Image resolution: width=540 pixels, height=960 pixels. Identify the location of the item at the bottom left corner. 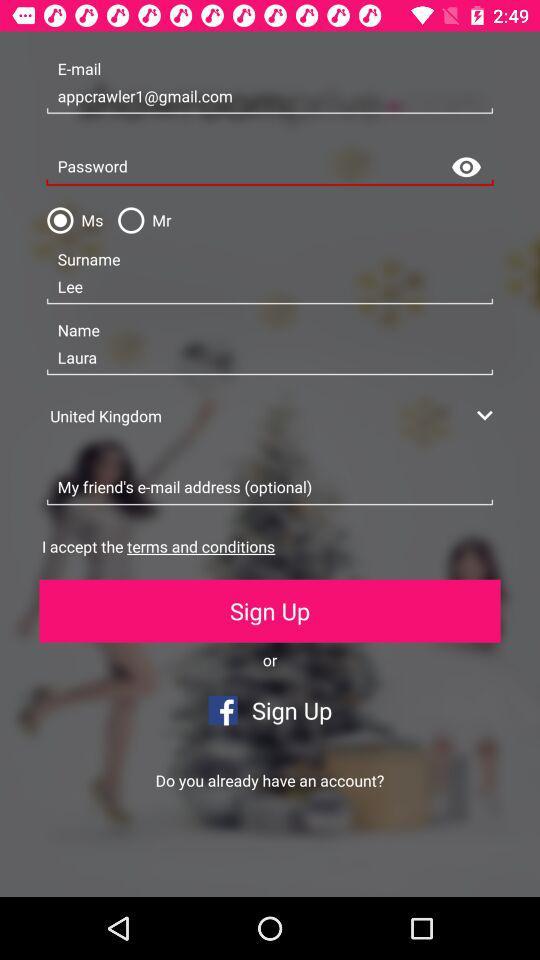
(135, 864).